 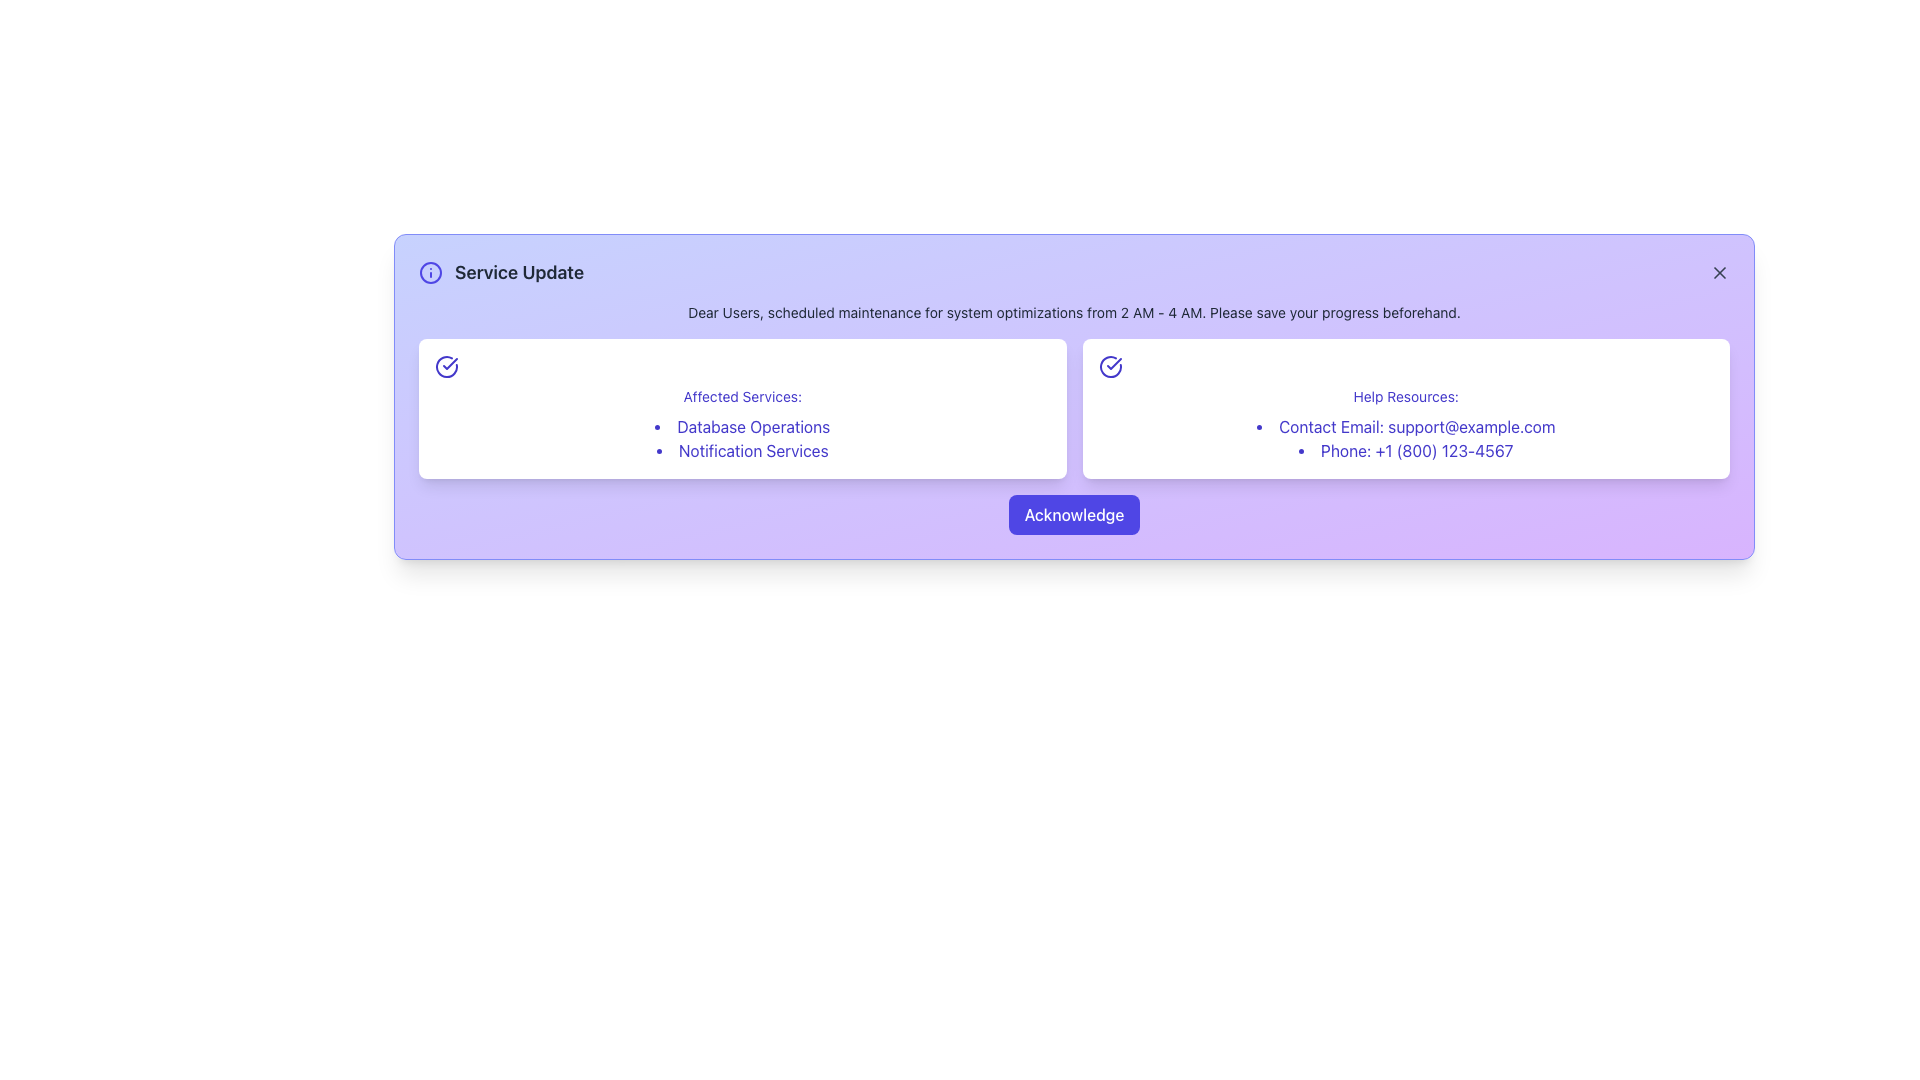 I want to click on the close button located in the upper-right corner of the purple notification panel, so click(x=1718, y=273).